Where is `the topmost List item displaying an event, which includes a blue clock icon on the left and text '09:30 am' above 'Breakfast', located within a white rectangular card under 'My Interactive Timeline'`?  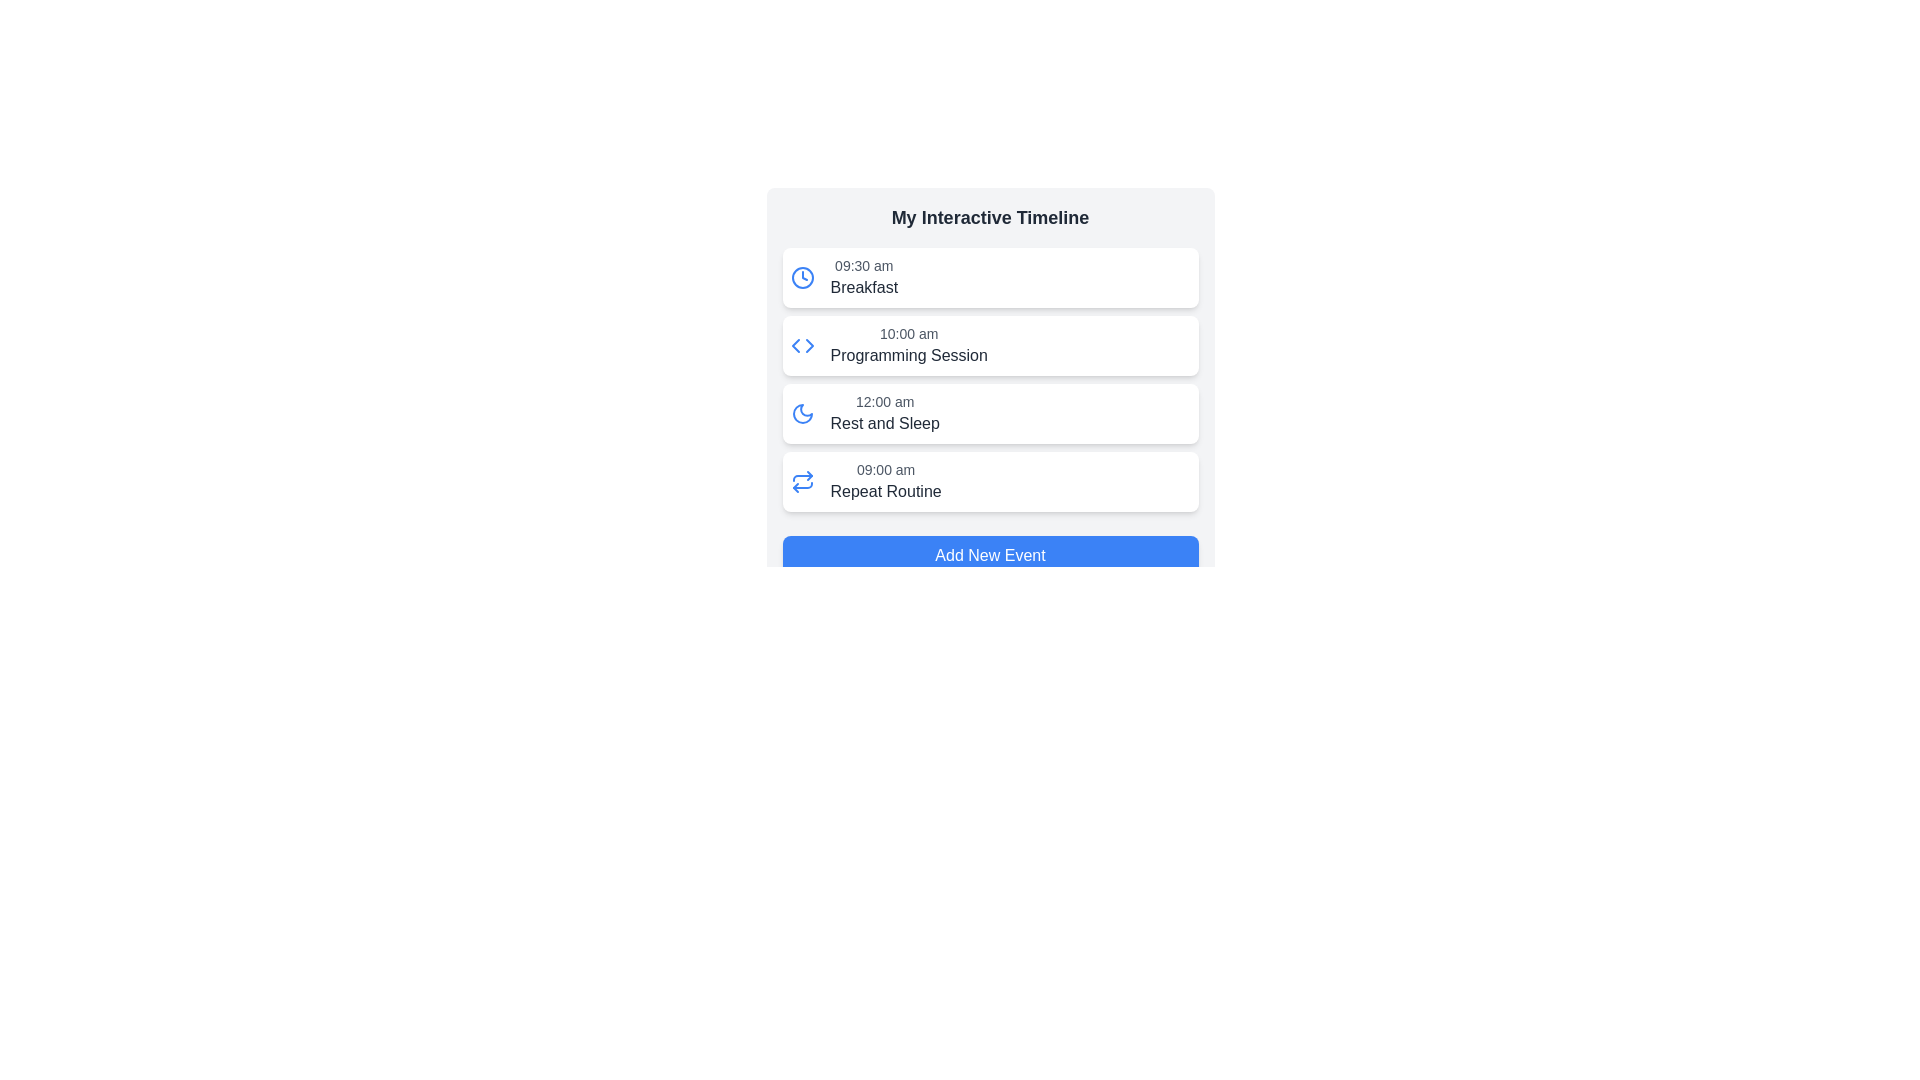 the topmost List item displaying an event, which includes a blue clock icon on the left and text '09:30 am' above 'Breakfast', located within a white rectangular card under 'My Interactive Timeline' is located at coordinates (844, 277).